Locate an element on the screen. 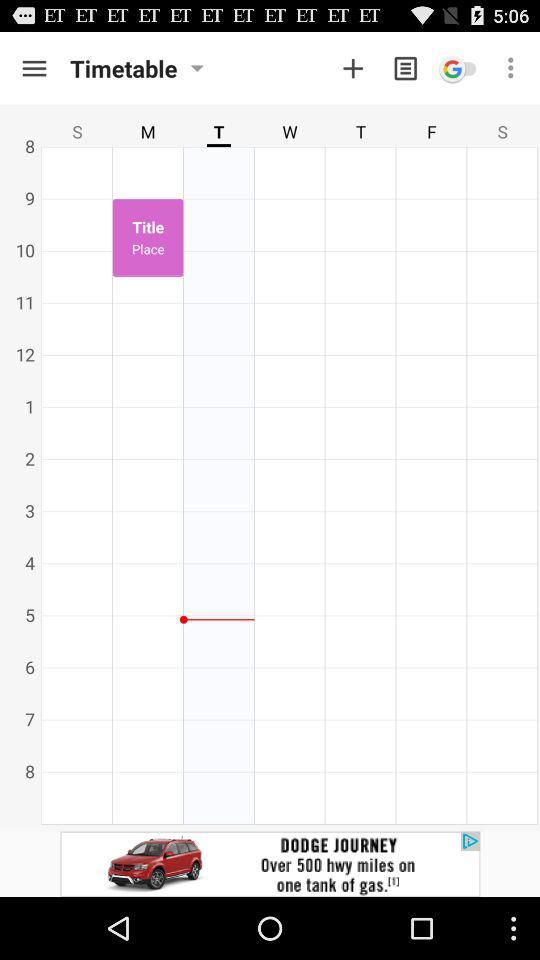  the menu icon is located at coordinates (33, 73).